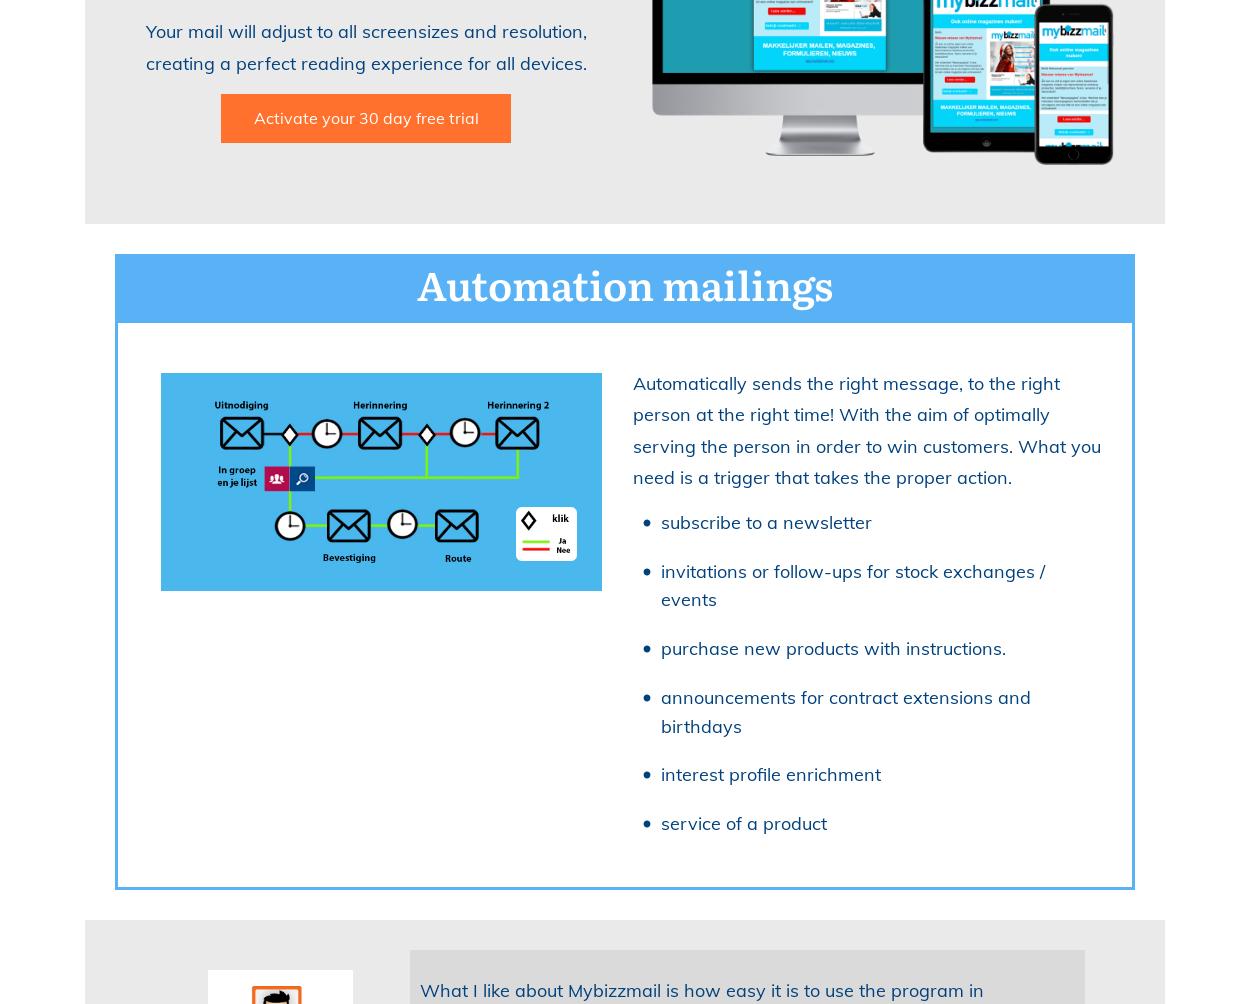 The image size is (1250, 1004). Describe the element at coordinates (660, 710) in the screenshot. I see `'announcements for contract extensions and birthdays'` at that location.